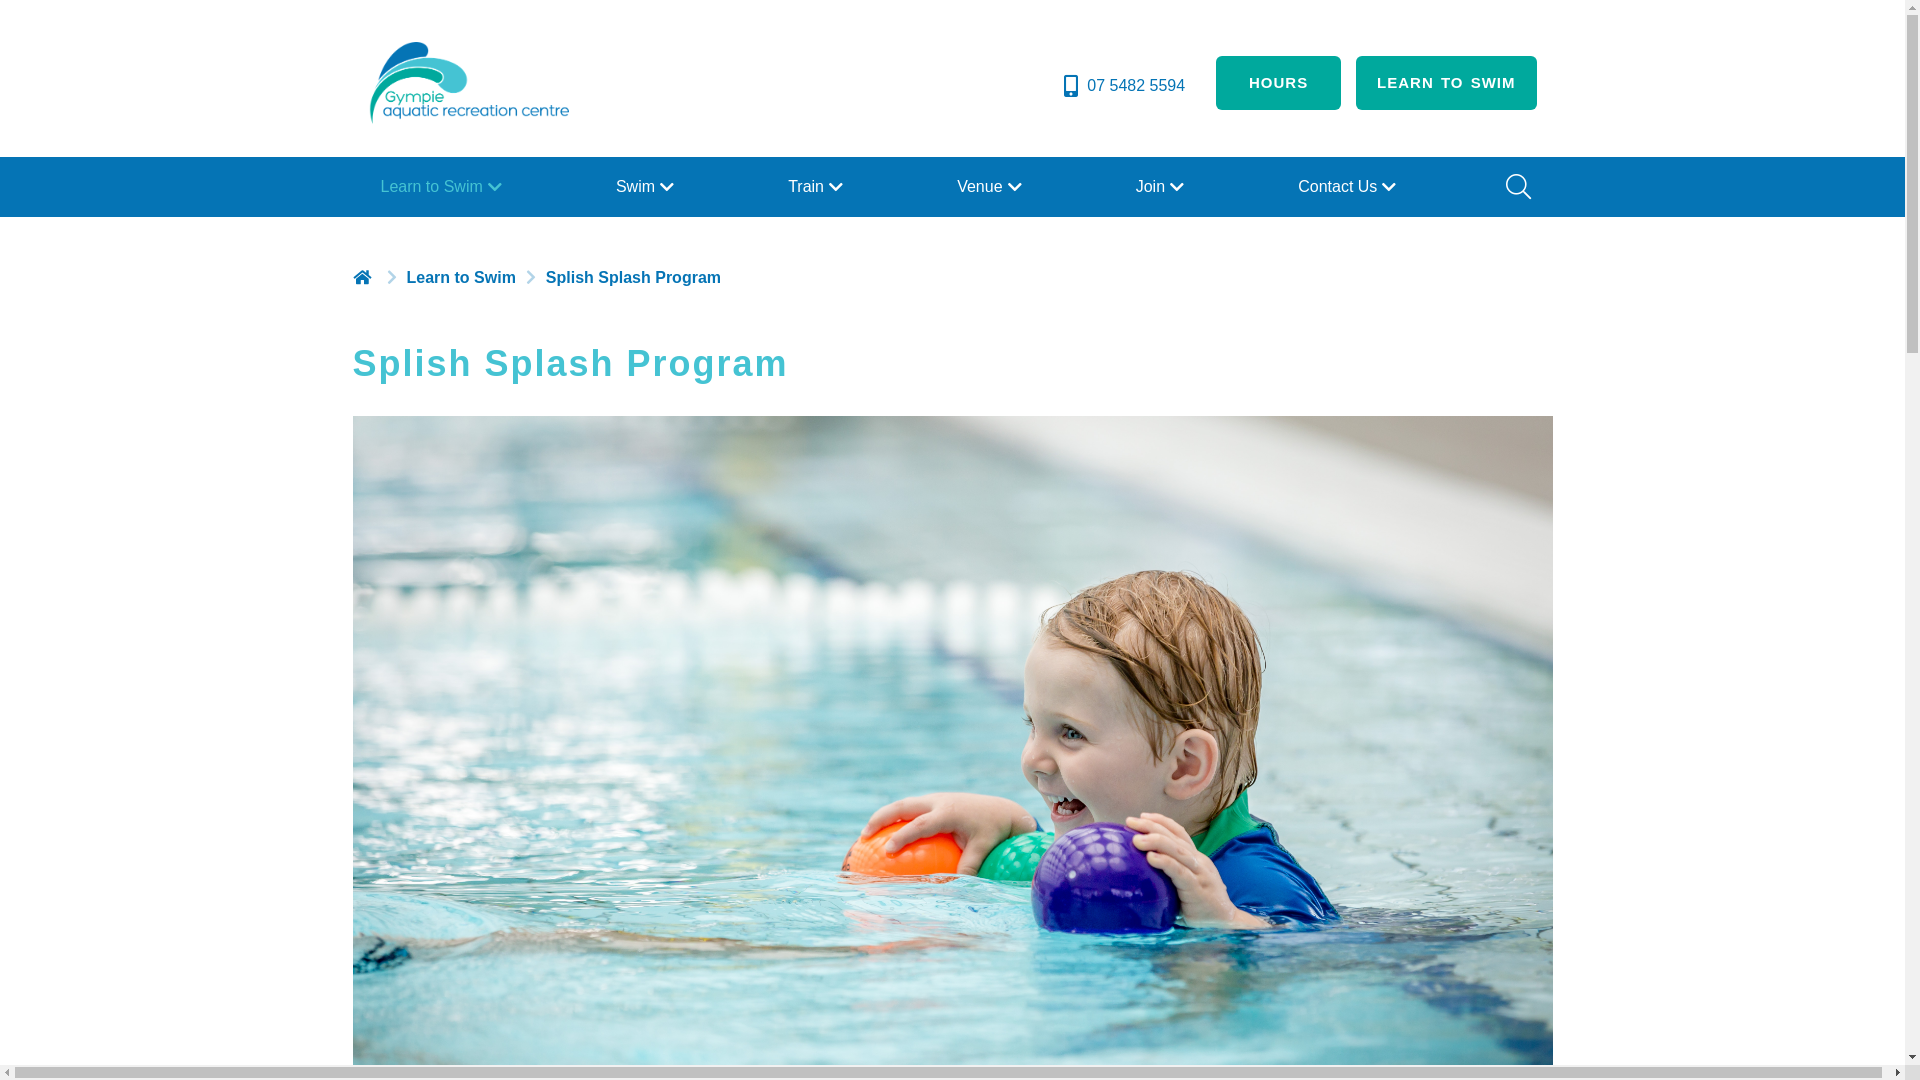 The height and width of the screenshot is (1080, 1920). I want to click on 'Contact Us', so click(1290, 186).